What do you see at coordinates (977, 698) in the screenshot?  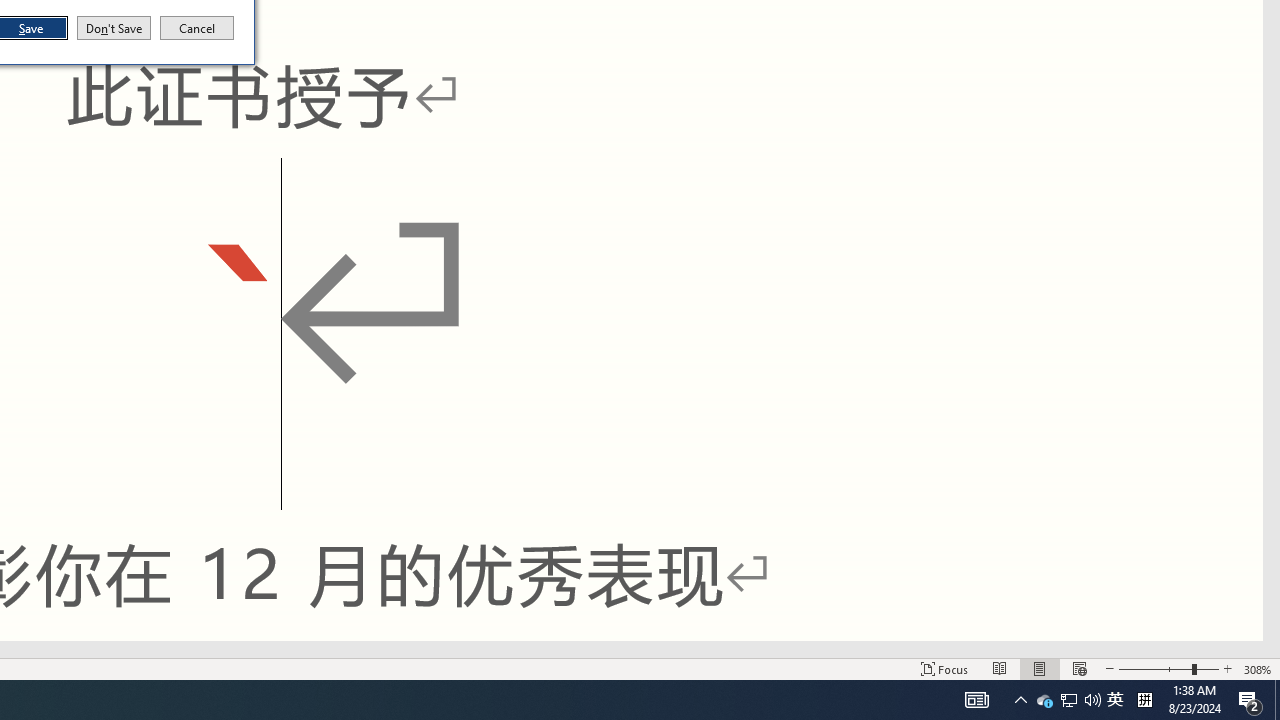 I see `'AutomationID: 4105'` at bounding box center [977, 698].